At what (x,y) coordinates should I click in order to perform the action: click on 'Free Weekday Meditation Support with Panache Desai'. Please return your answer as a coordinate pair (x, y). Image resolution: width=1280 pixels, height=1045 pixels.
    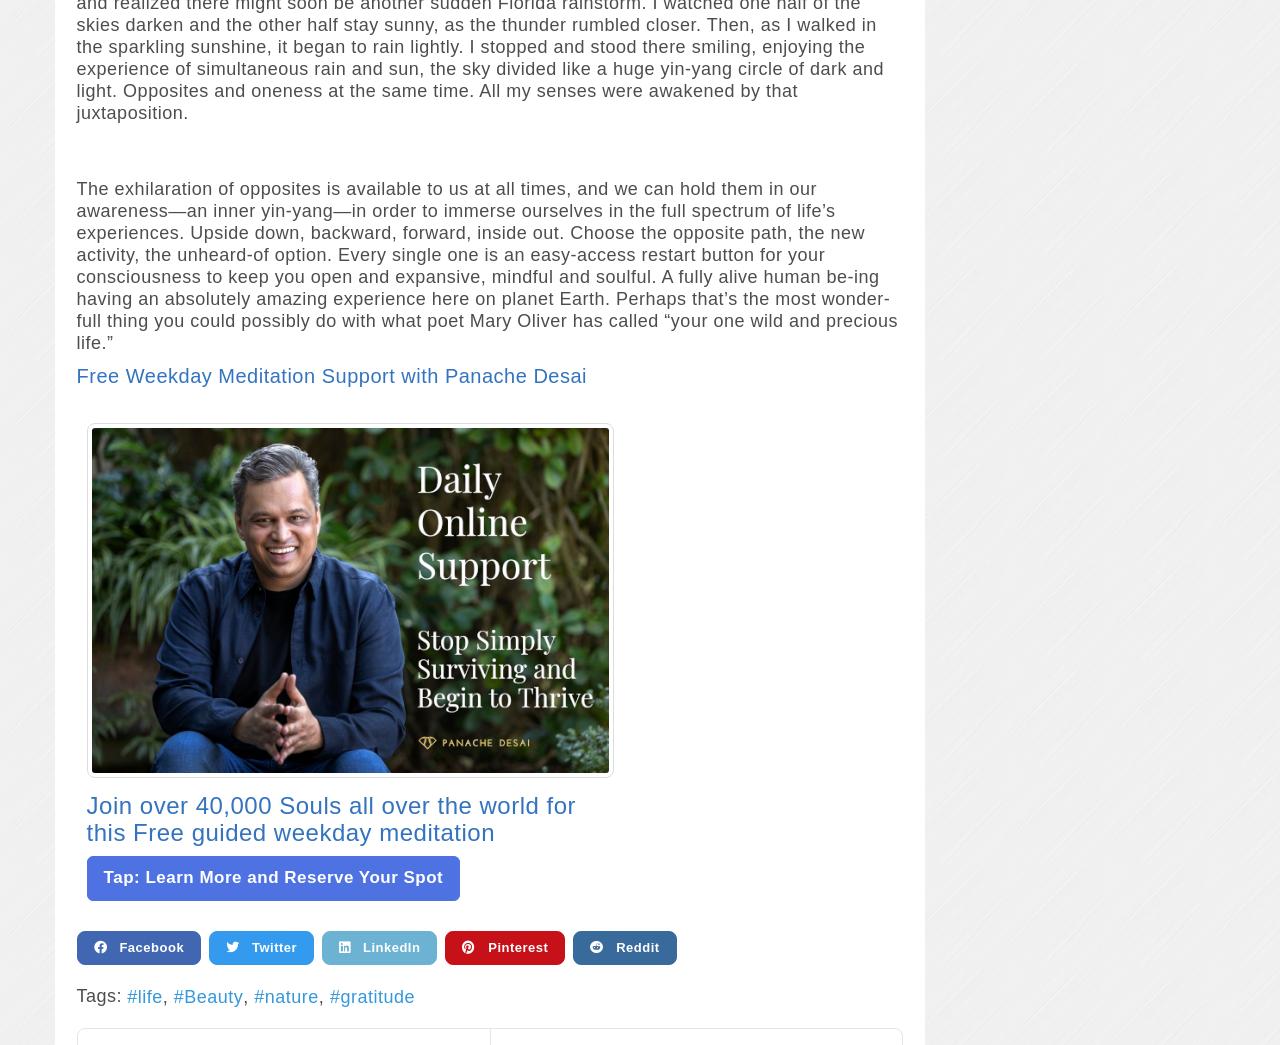
    Looking at the image, I should click on (331, 374).